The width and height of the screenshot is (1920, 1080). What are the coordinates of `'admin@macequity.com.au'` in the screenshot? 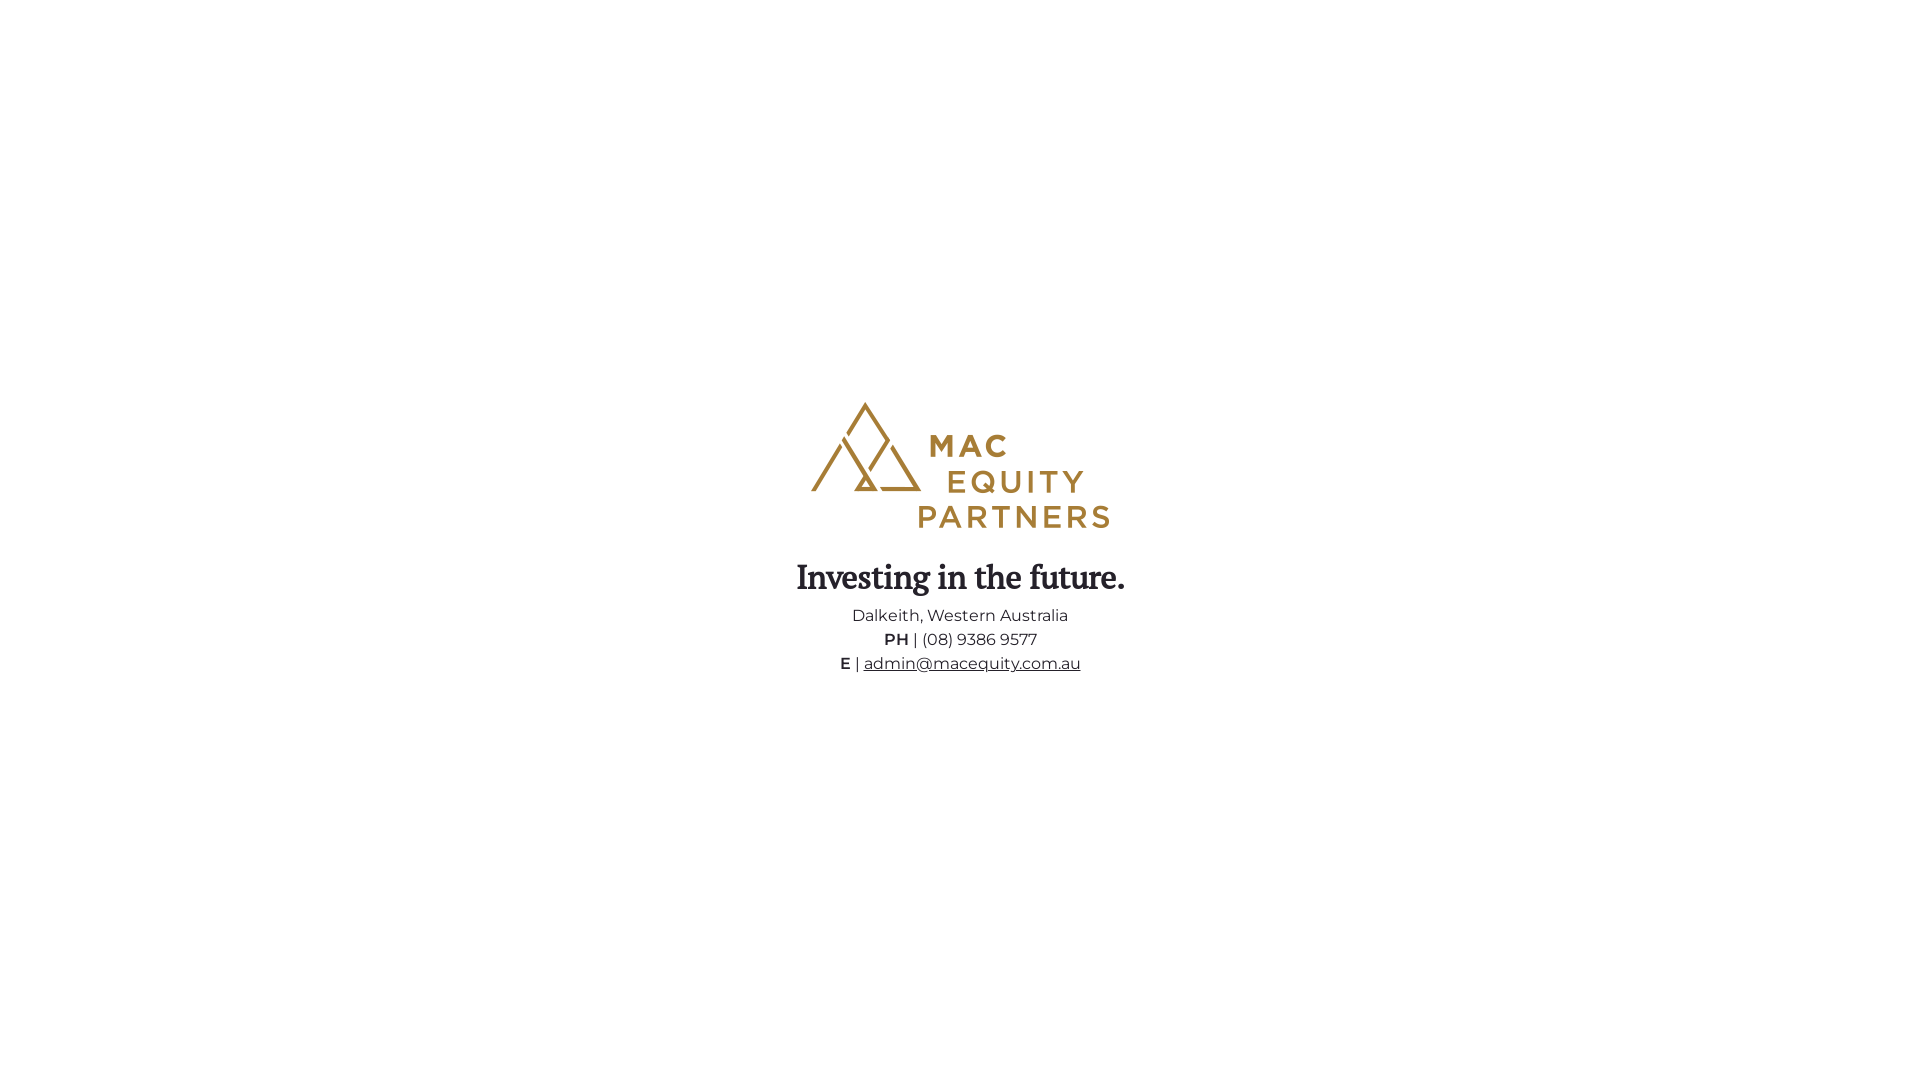 It's located at (972, 663).